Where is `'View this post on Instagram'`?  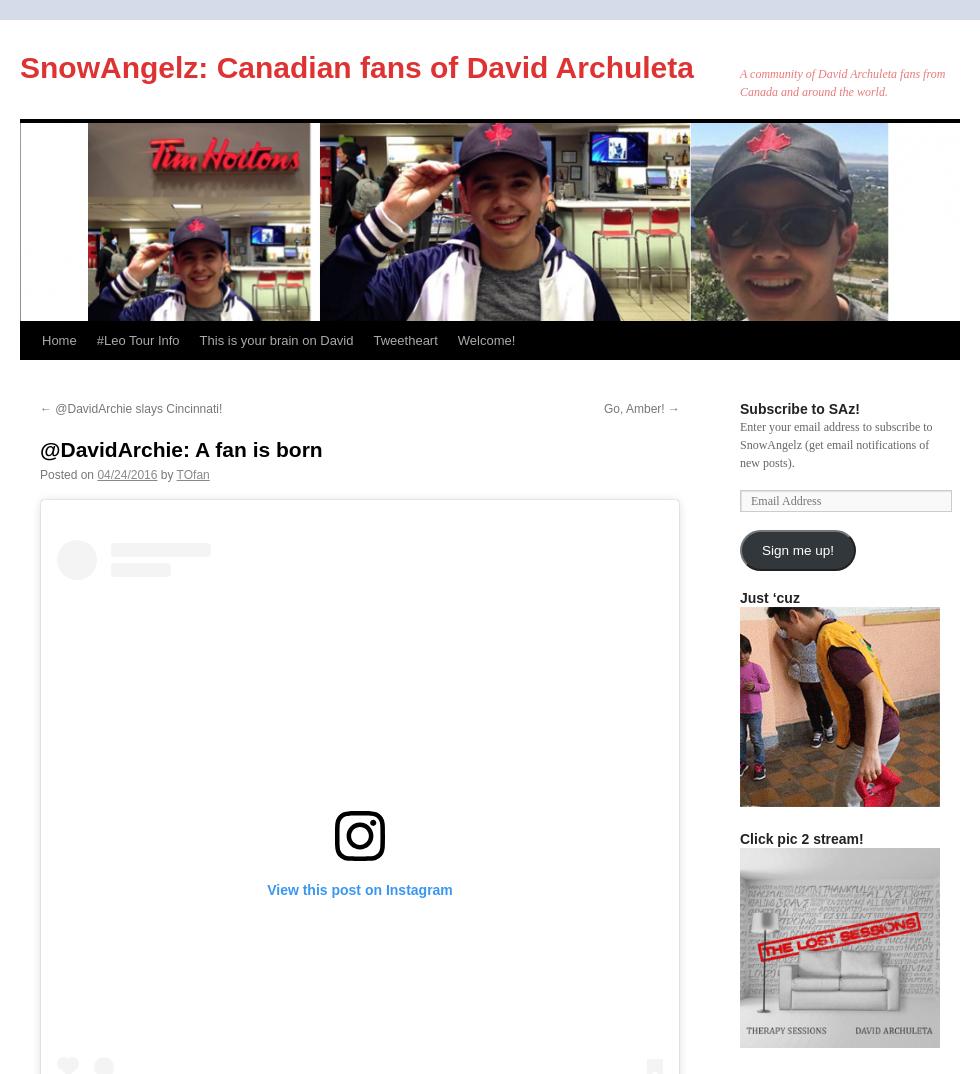
'View this post on Instagram' is located at coordinates (359, 887).